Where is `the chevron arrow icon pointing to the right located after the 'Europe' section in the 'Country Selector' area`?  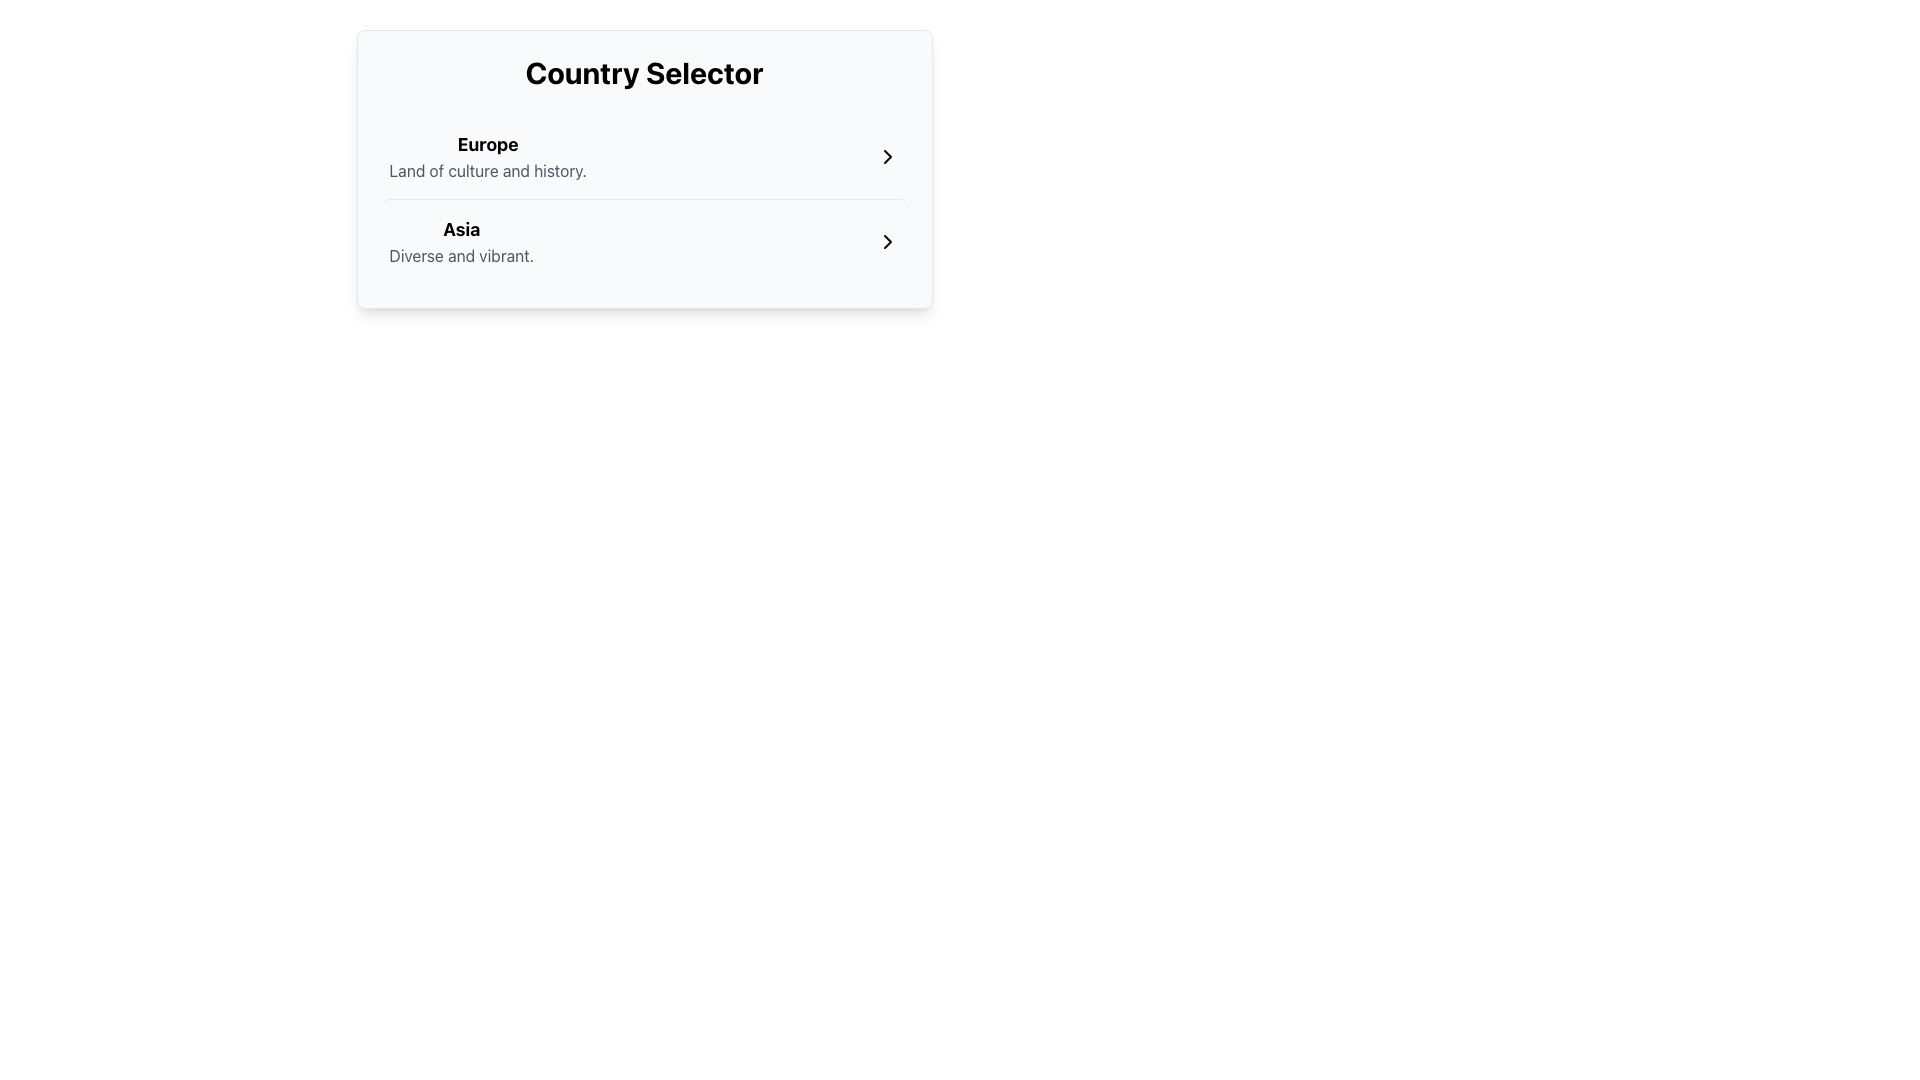
the chevron arrow icon pointing to the right located after the 'Europe' section in the 'Country Selector' area is located at coordinates (886, 156).